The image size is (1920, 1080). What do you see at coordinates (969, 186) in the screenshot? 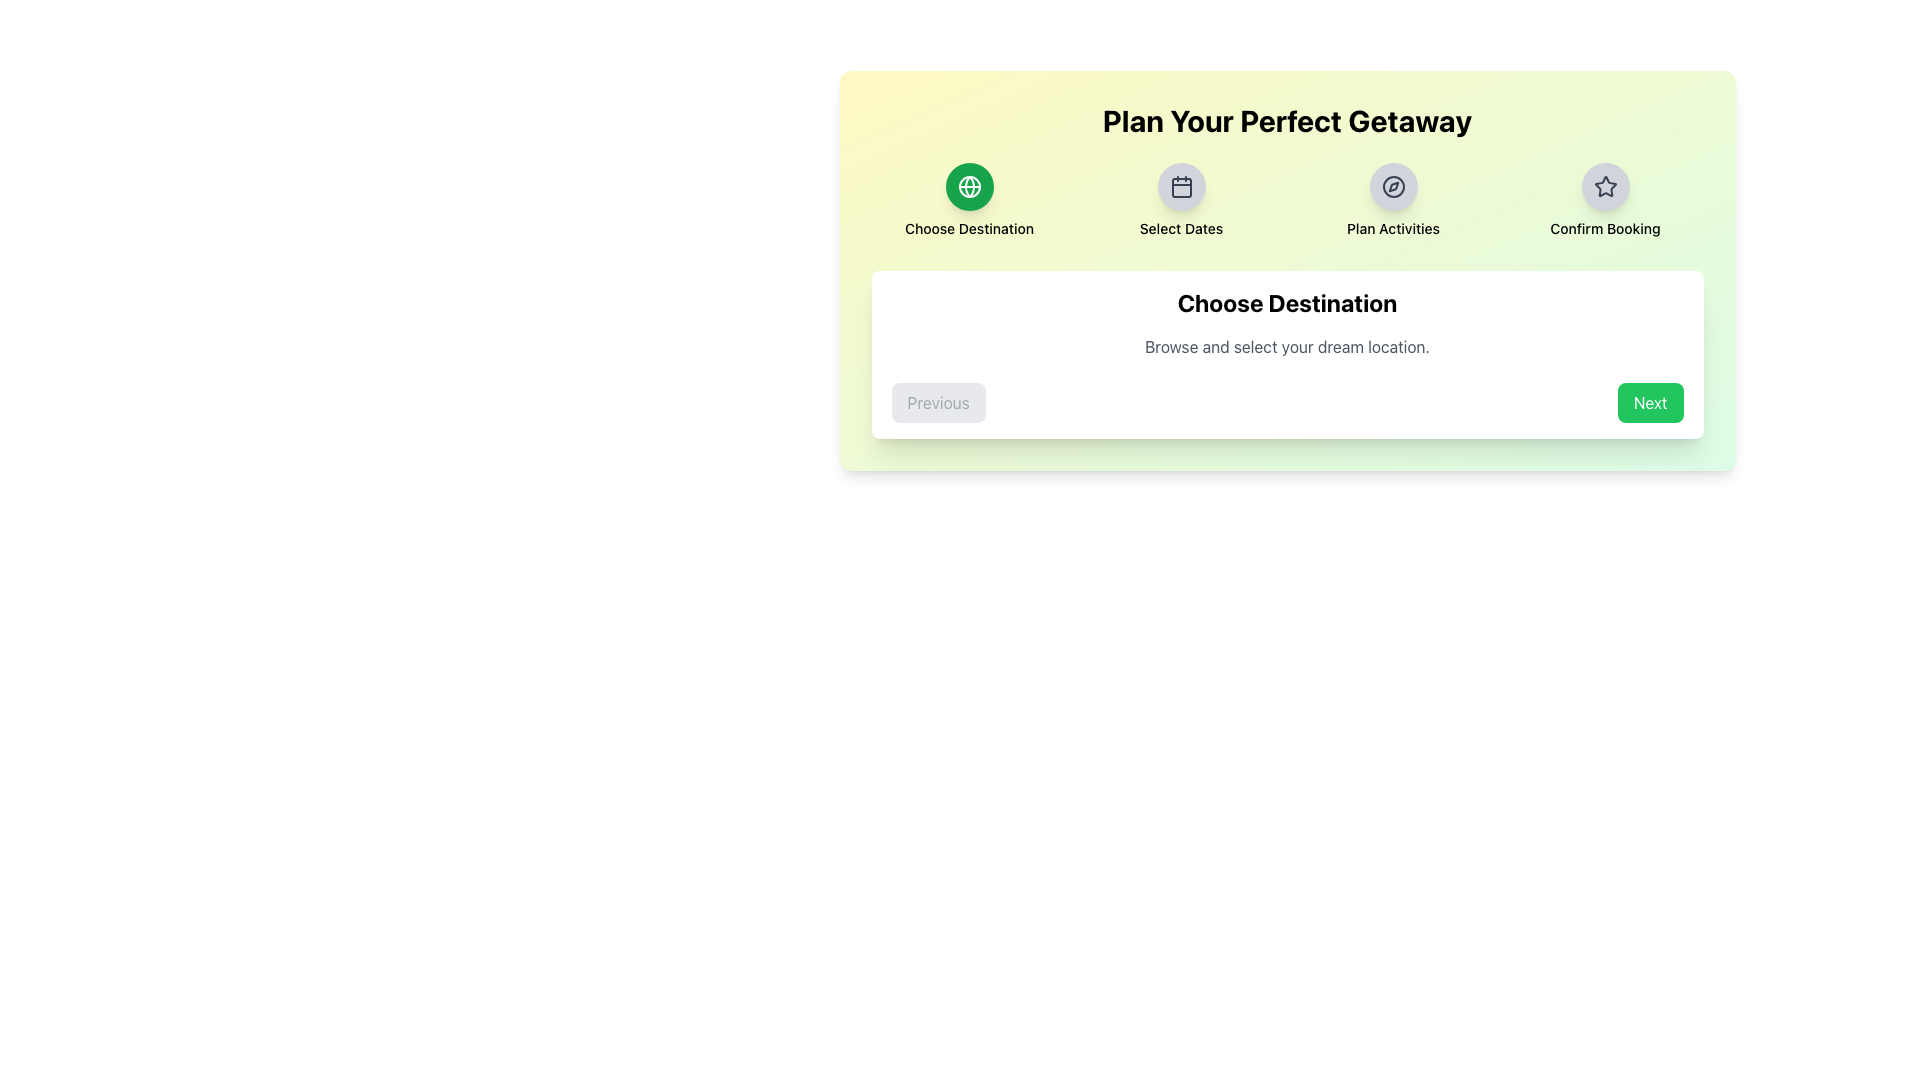
I see `the SVG Circle that visually represents the 'Choose Destination' feature, located above the text 'Choose Destination' and symbolizing a globe` at bounding box center [969, 186].